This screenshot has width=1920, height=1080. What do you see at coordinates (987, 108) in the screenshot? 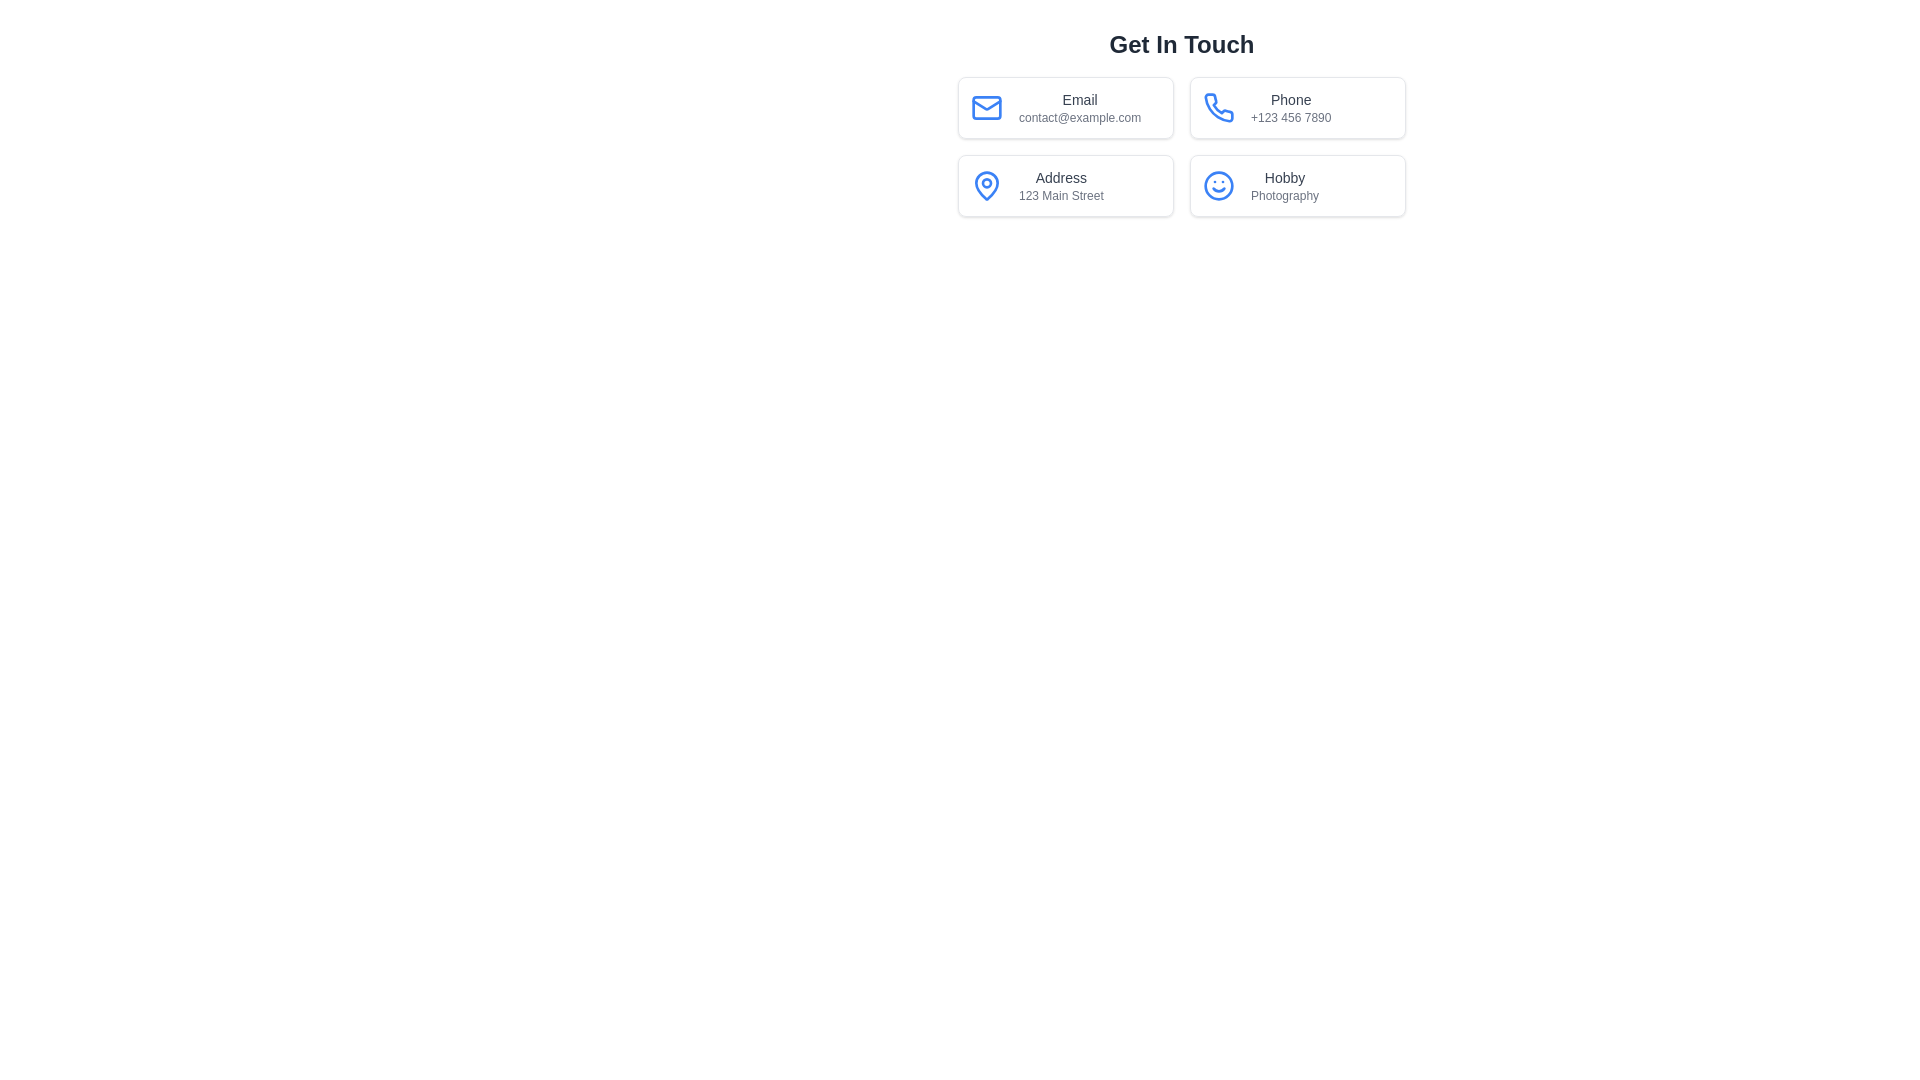
I see `the SVG rectangle element that visually represents the mail icon in the 'Get In Touch' interface, located to the left of the 'Email' label` at bounding box center [987, 108].